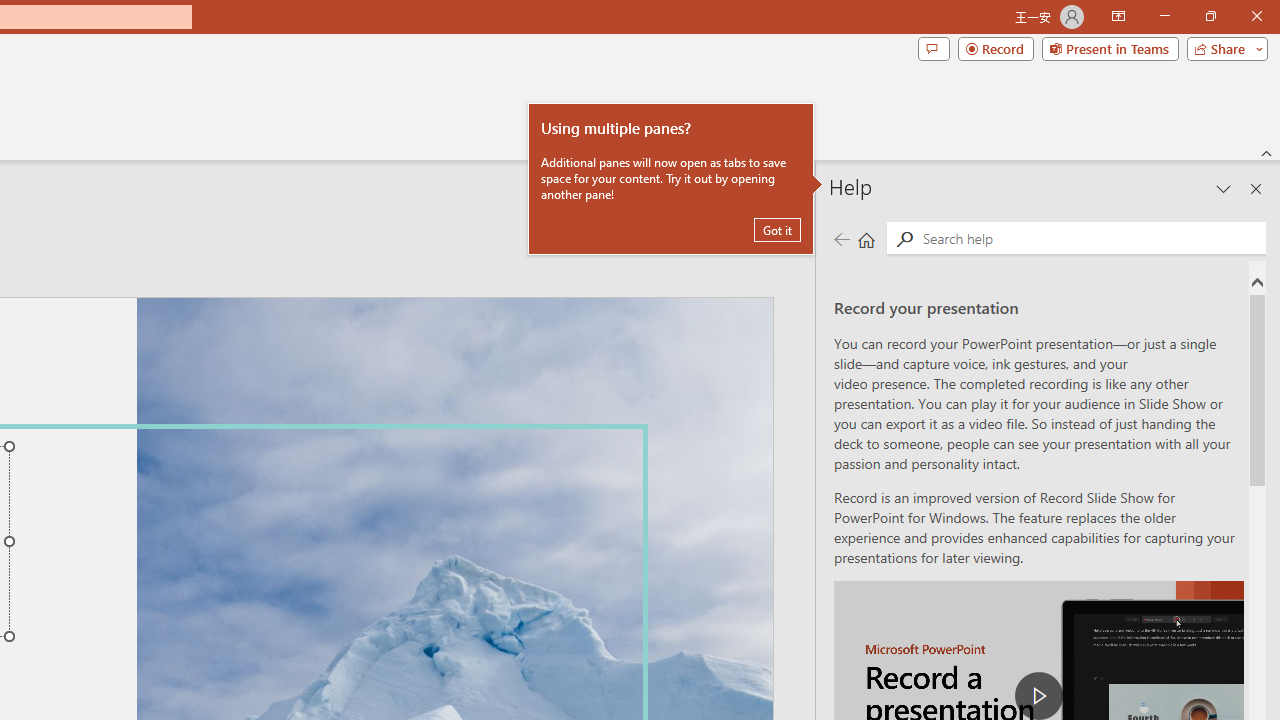 This screenshot has height=720, width=1280. What do you see at coordinates (841, 238) in the screenshot?
I see `'Previous page'` at bounding box center [841, 238].